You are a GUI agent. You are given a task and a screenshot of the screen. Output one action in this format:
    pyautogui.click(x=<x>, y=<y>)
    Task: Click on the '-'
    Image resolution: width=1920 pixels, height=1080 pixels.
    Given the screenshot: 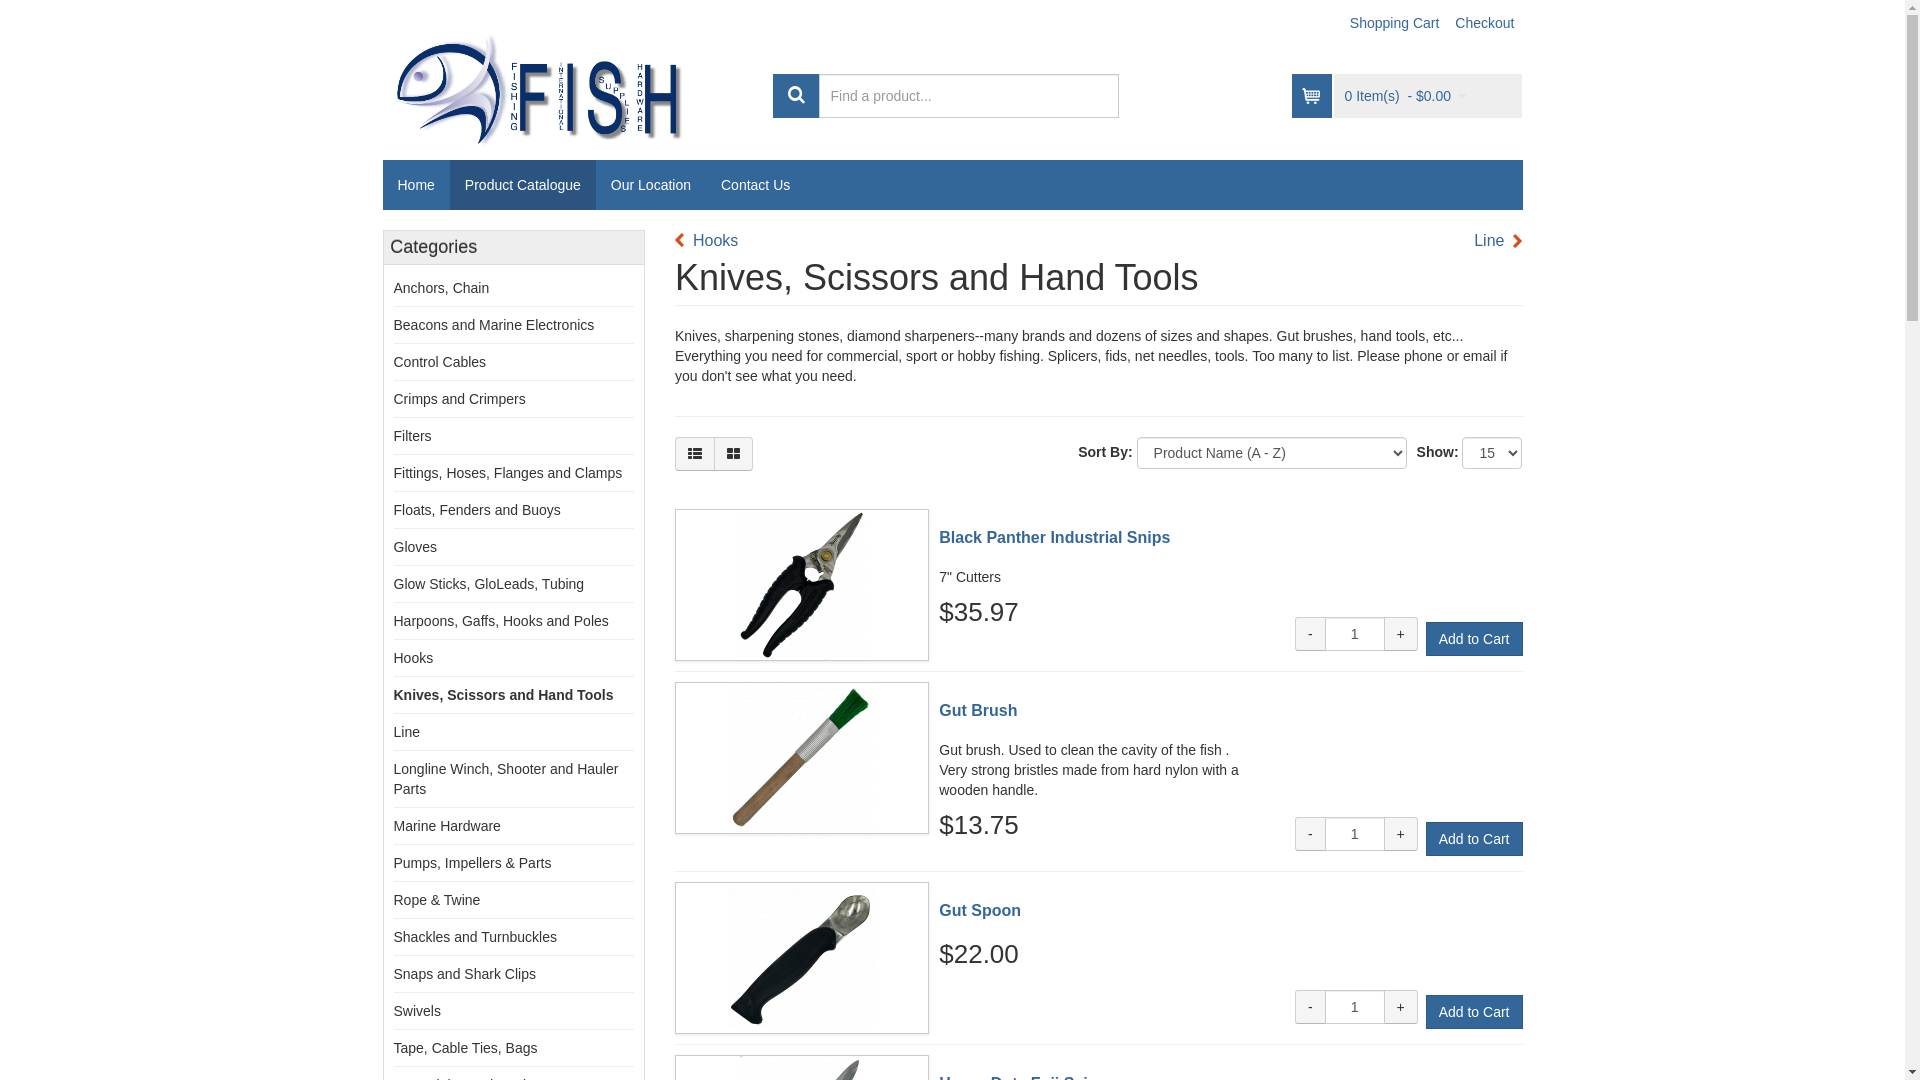 What is the action you would take?
    pyautogui.click(x=1295, y=1006)
    